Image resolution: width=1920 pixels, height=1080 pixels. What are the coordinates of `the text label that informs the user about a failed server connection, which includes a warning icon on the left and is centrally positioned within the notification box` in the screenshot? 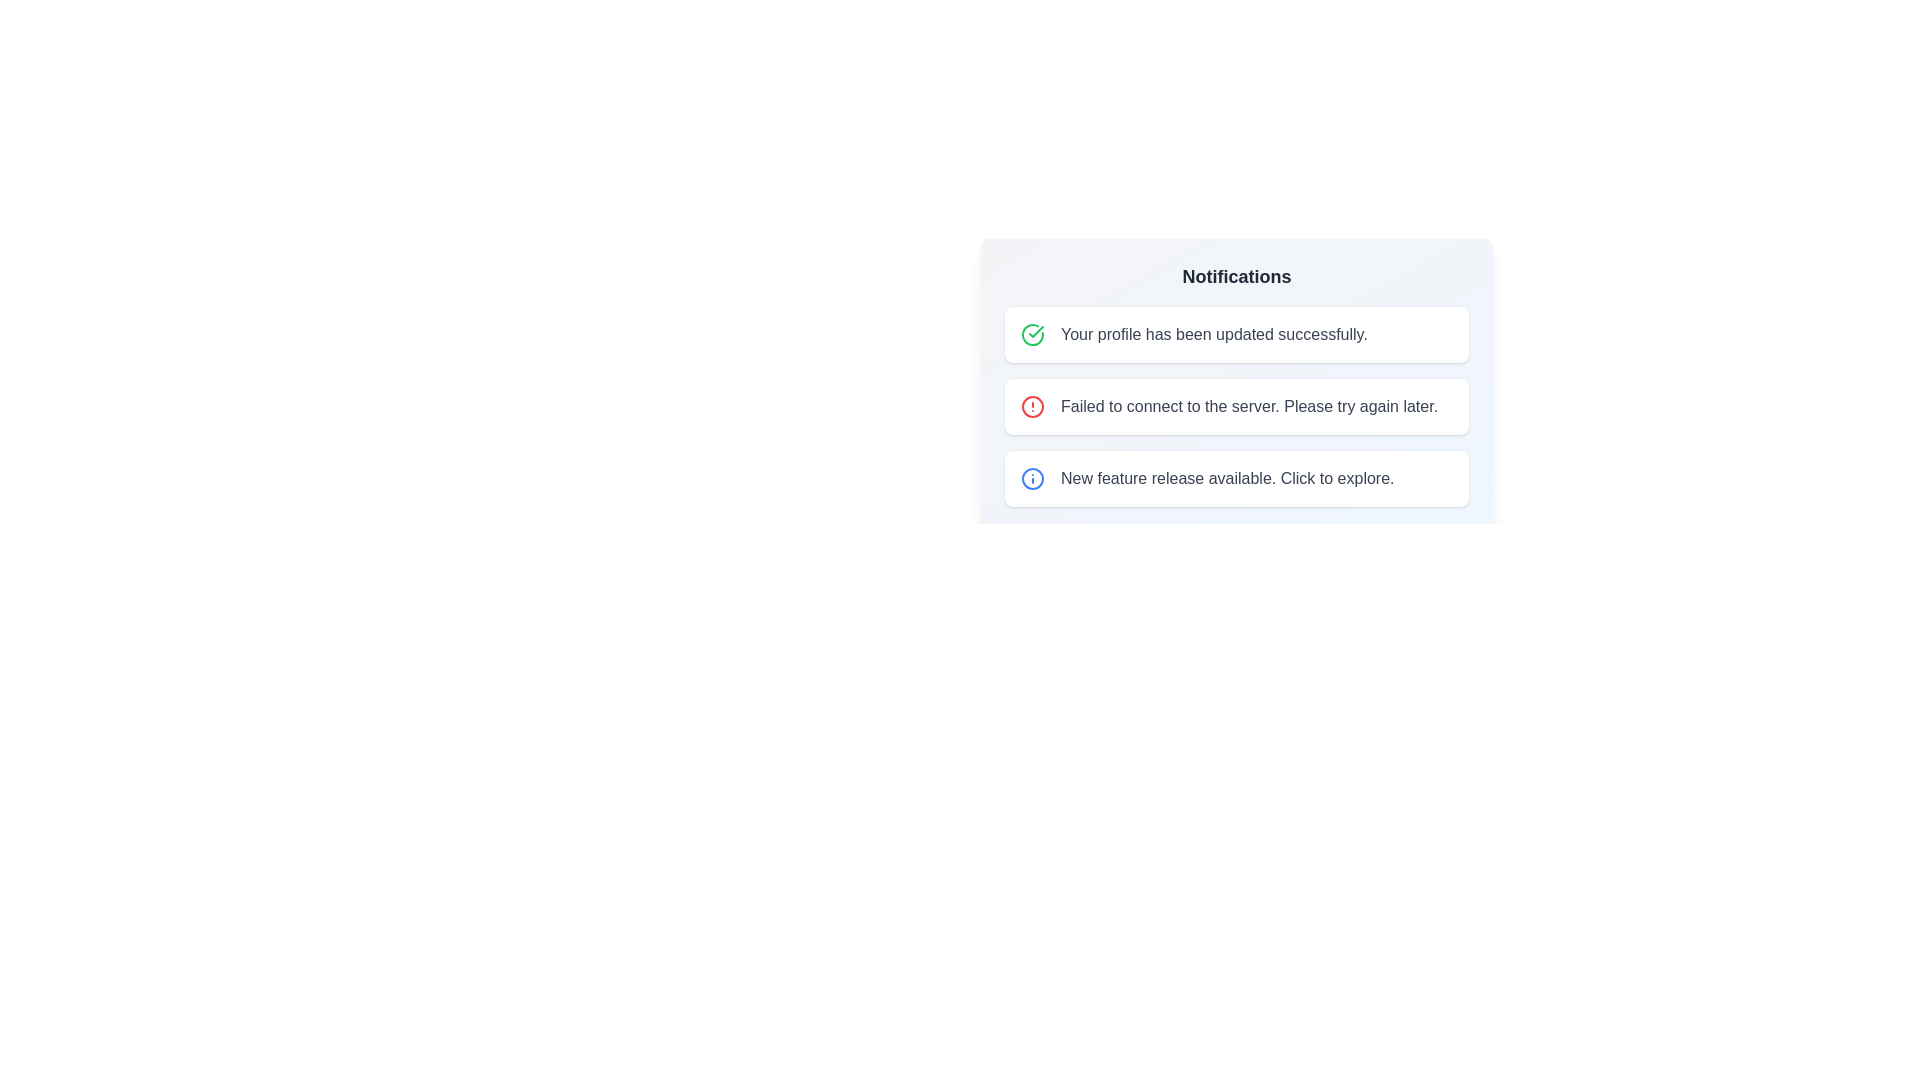 It's located at (1248, 406).